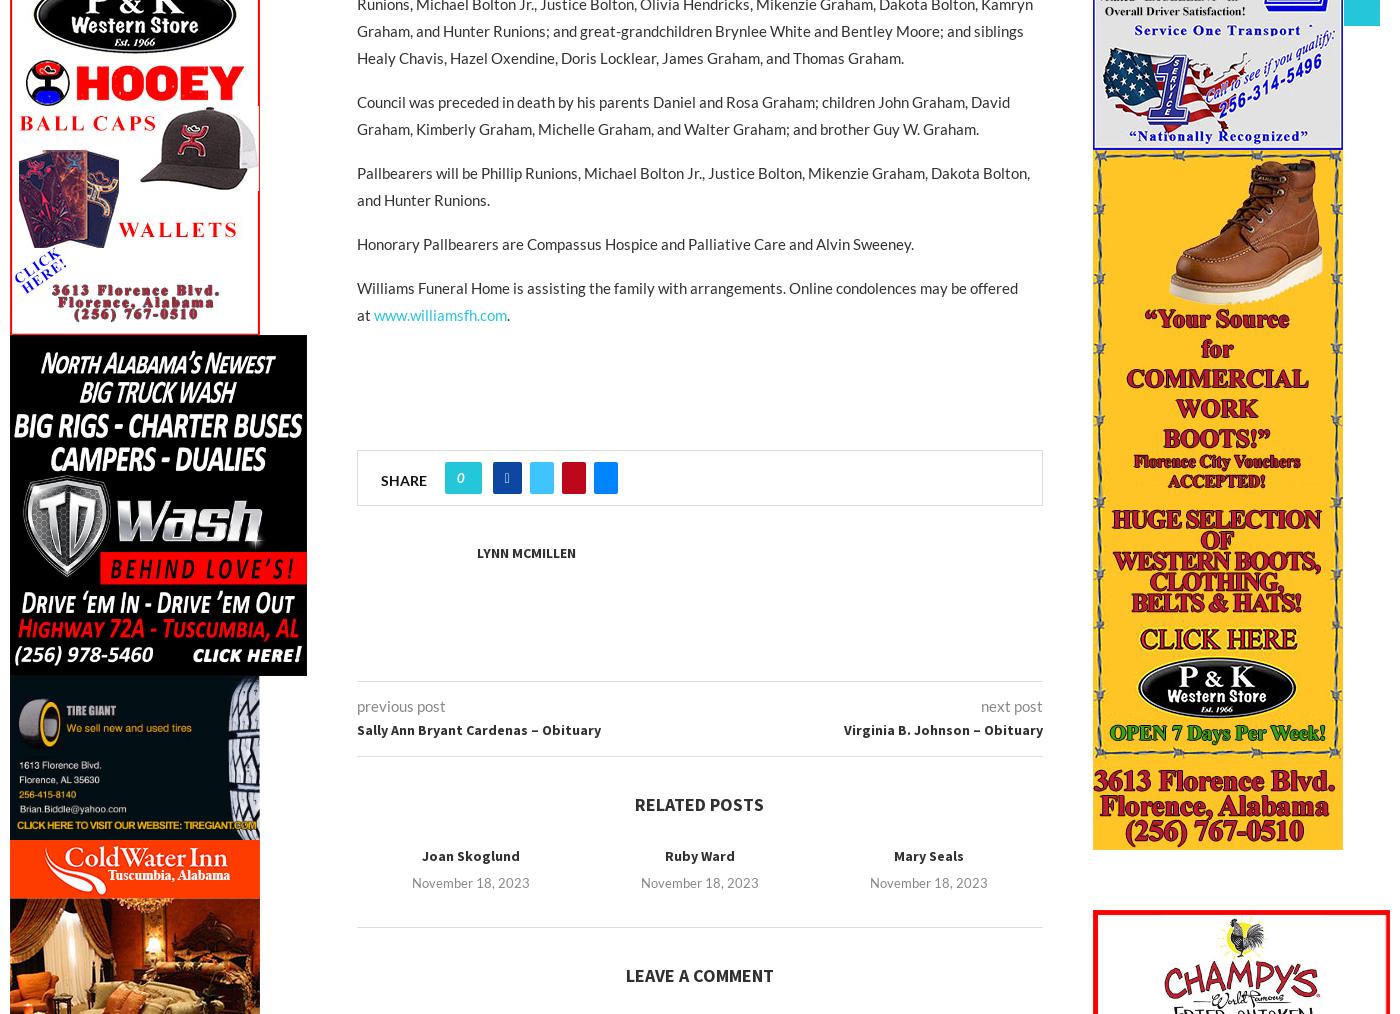  Describe the element at coordinates (593, 527) in the screenshot. I see `'Email'` at that location.